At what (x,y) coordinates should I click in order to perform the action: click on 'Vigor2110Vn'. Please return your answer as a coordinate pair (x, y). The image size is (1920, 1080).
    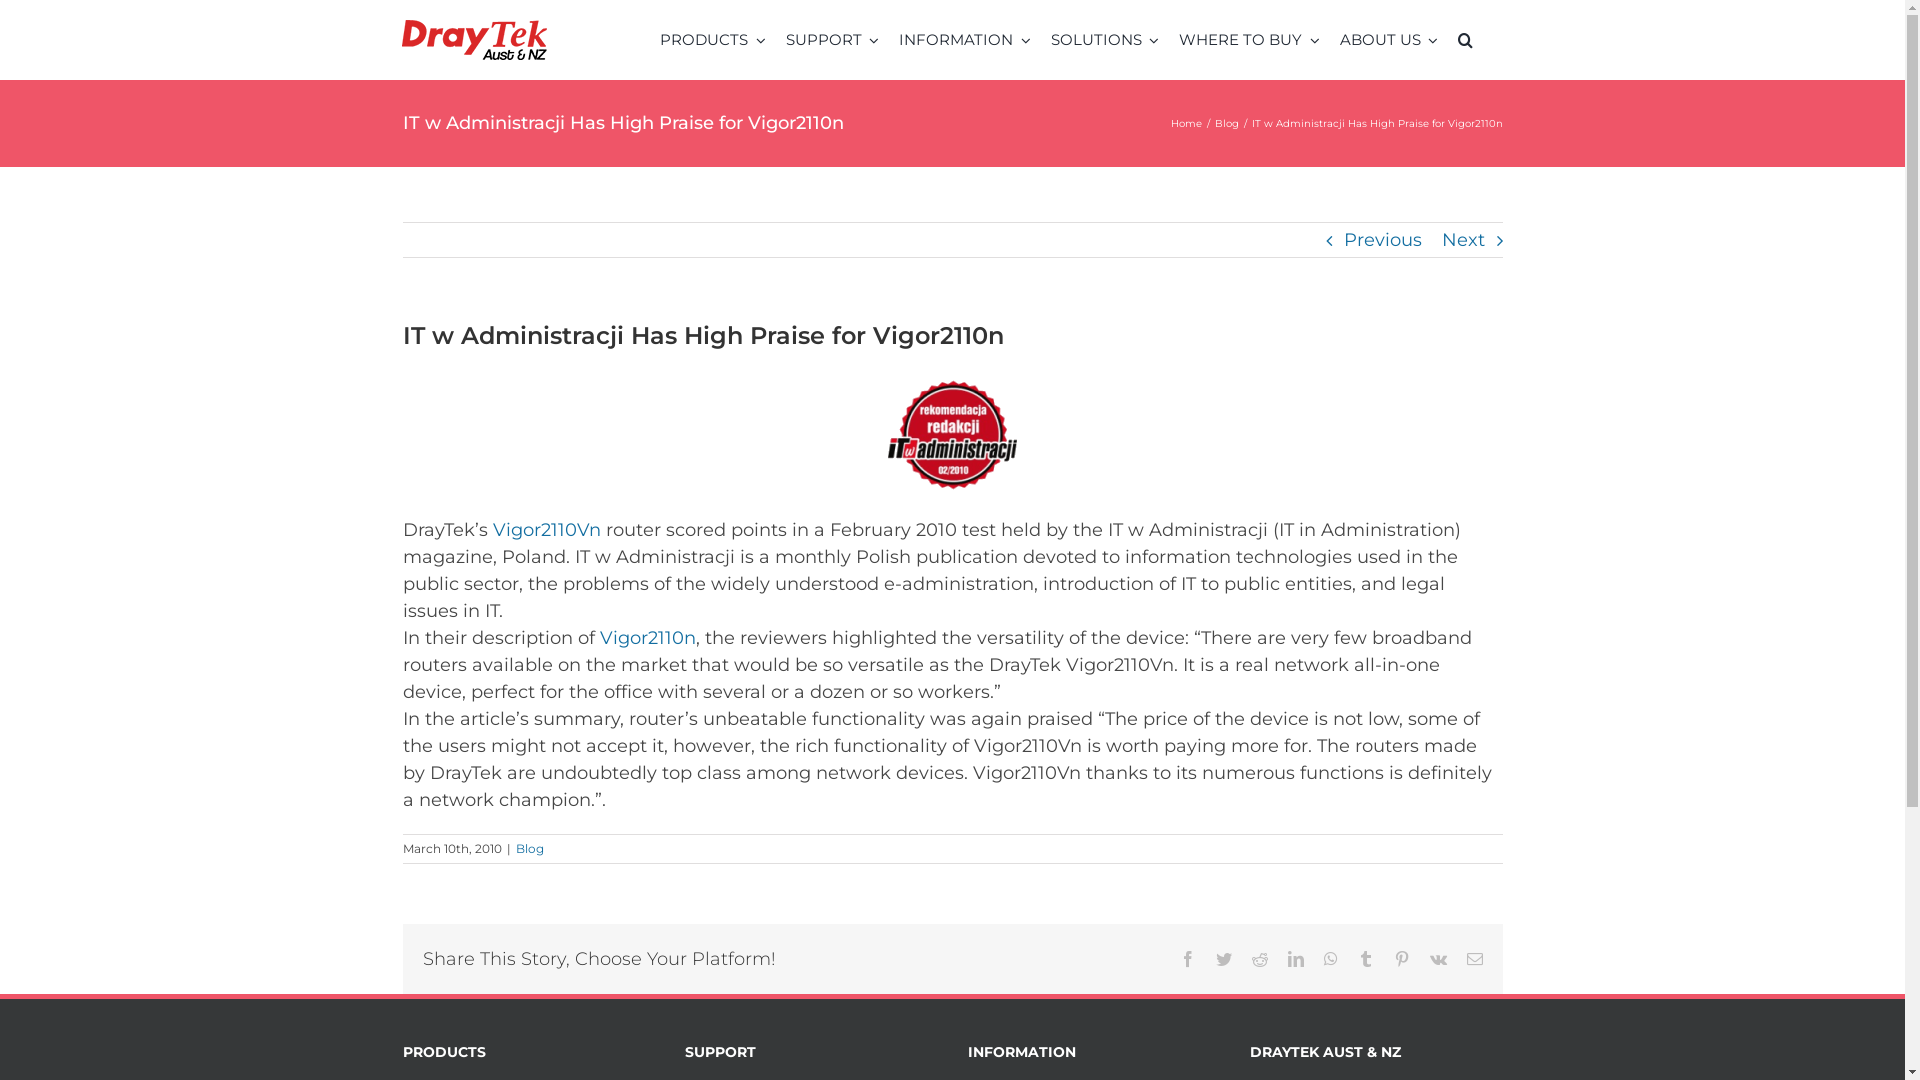
    Looking at the image, I should click on (546, 528).